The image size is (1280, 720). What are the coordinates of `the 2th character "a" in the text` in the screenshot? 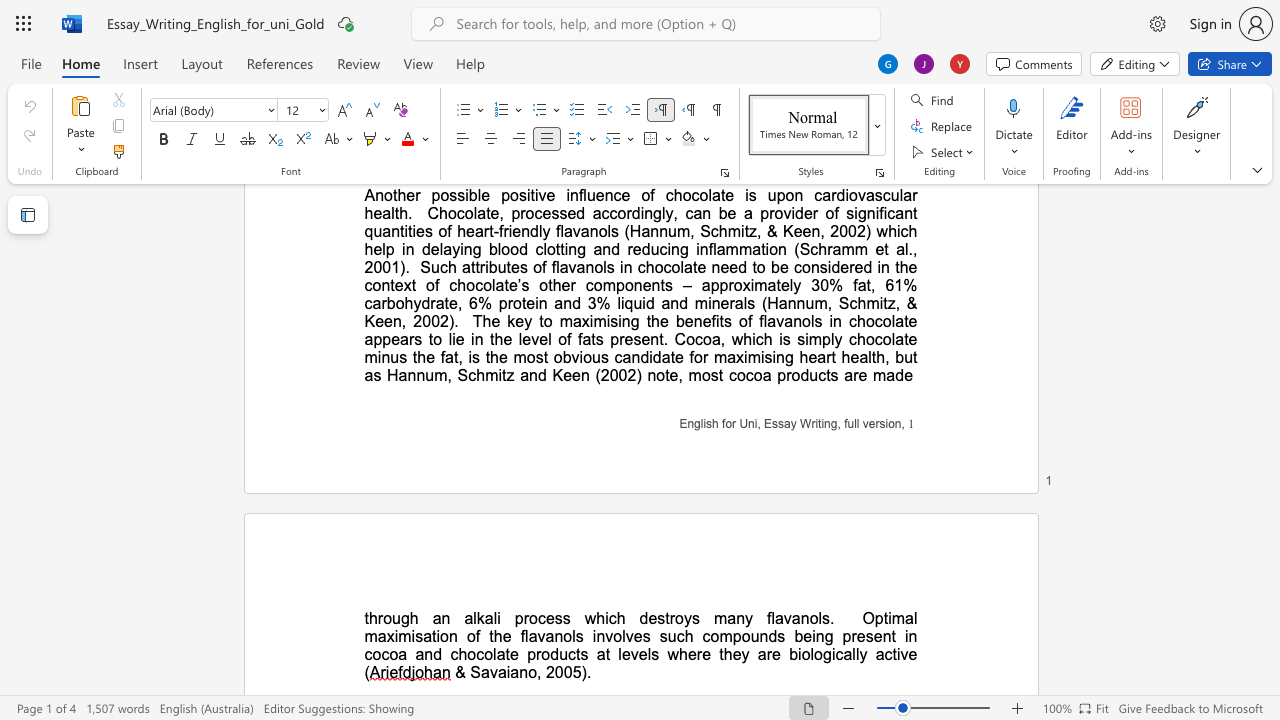 It's located at (502, 672).